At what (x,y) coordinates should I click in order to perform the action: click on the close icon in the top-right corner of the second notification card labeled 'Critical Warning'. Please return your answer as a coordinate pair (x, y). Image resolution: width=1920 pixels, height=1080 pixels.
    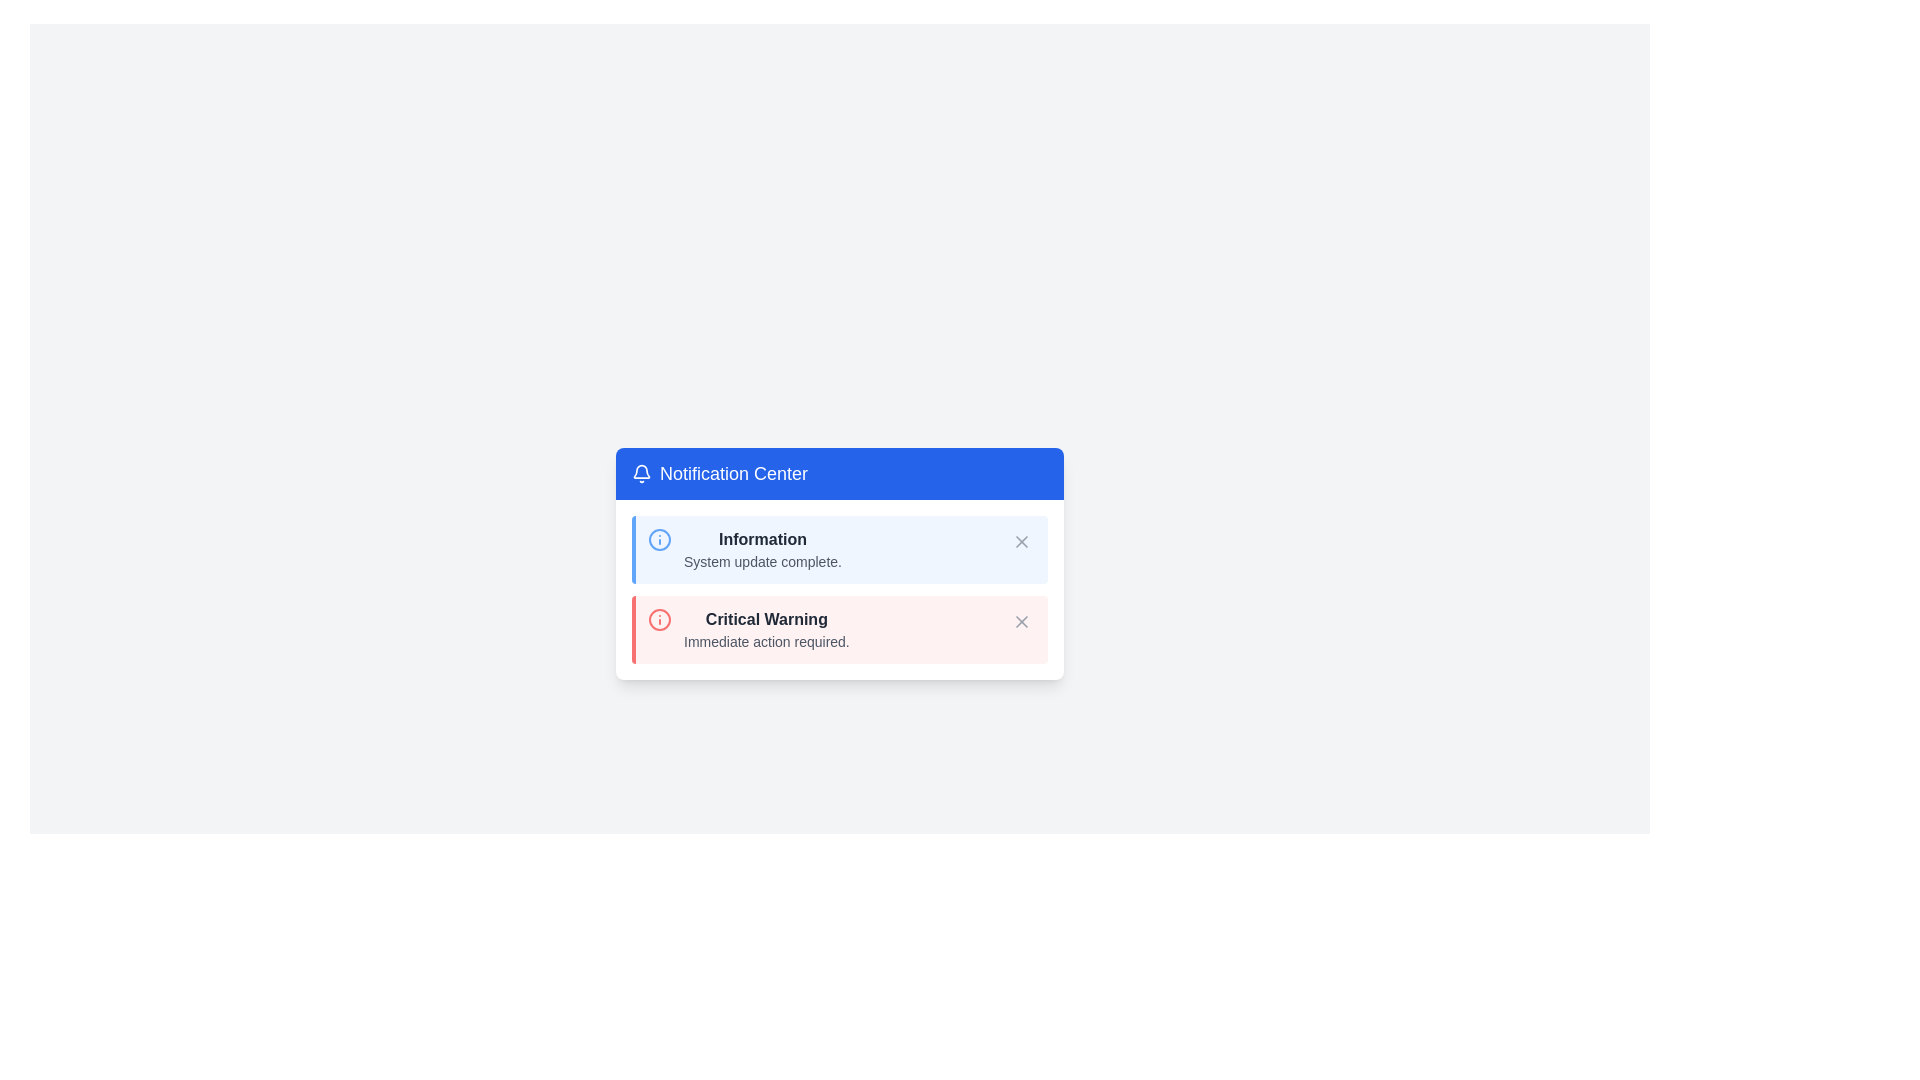
    Looking at the image, I should click on (1022, 620).